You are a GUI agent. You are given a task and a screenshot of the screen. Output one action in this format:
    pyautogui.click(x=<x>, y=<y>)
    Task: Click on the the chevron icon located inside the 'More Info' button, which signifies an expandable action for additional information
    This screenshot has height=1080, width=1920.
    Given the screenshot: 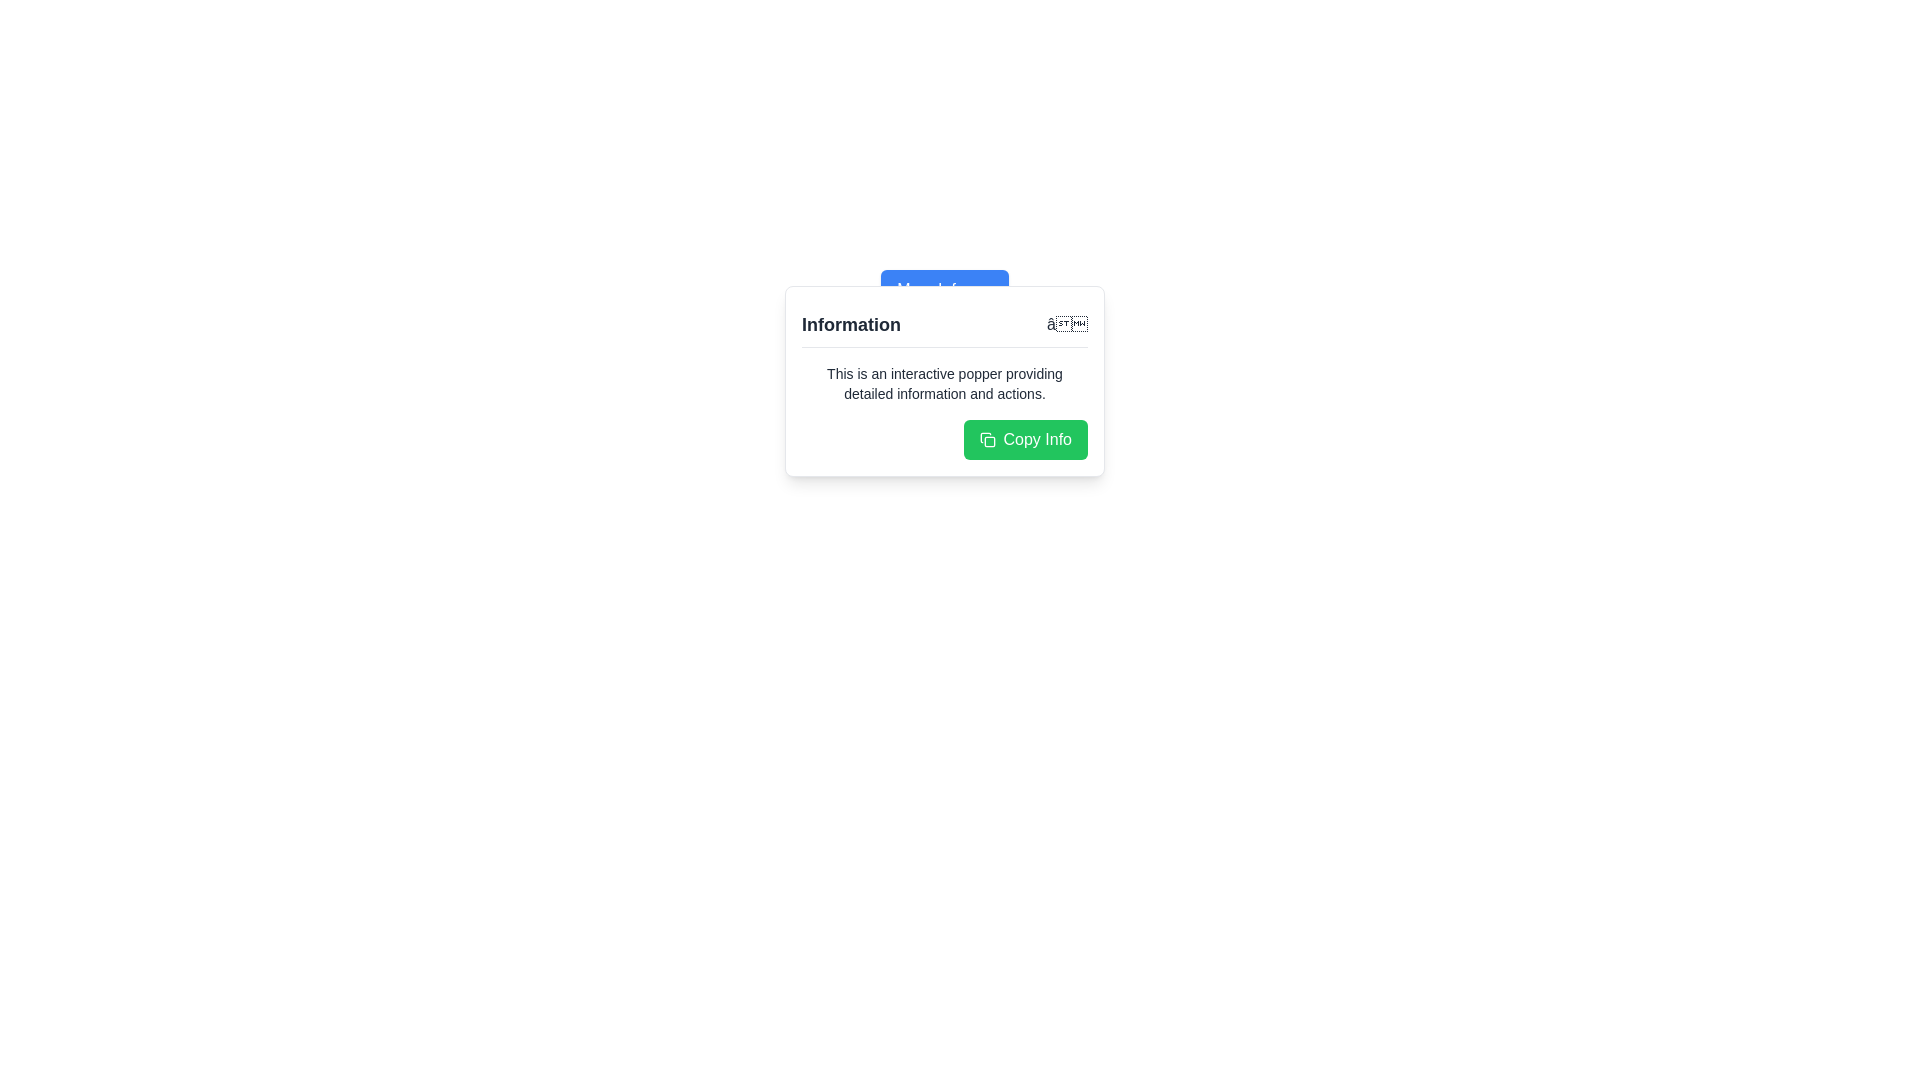 What is the action you would take?
    pyautogui.click(x=982, y=289)
    